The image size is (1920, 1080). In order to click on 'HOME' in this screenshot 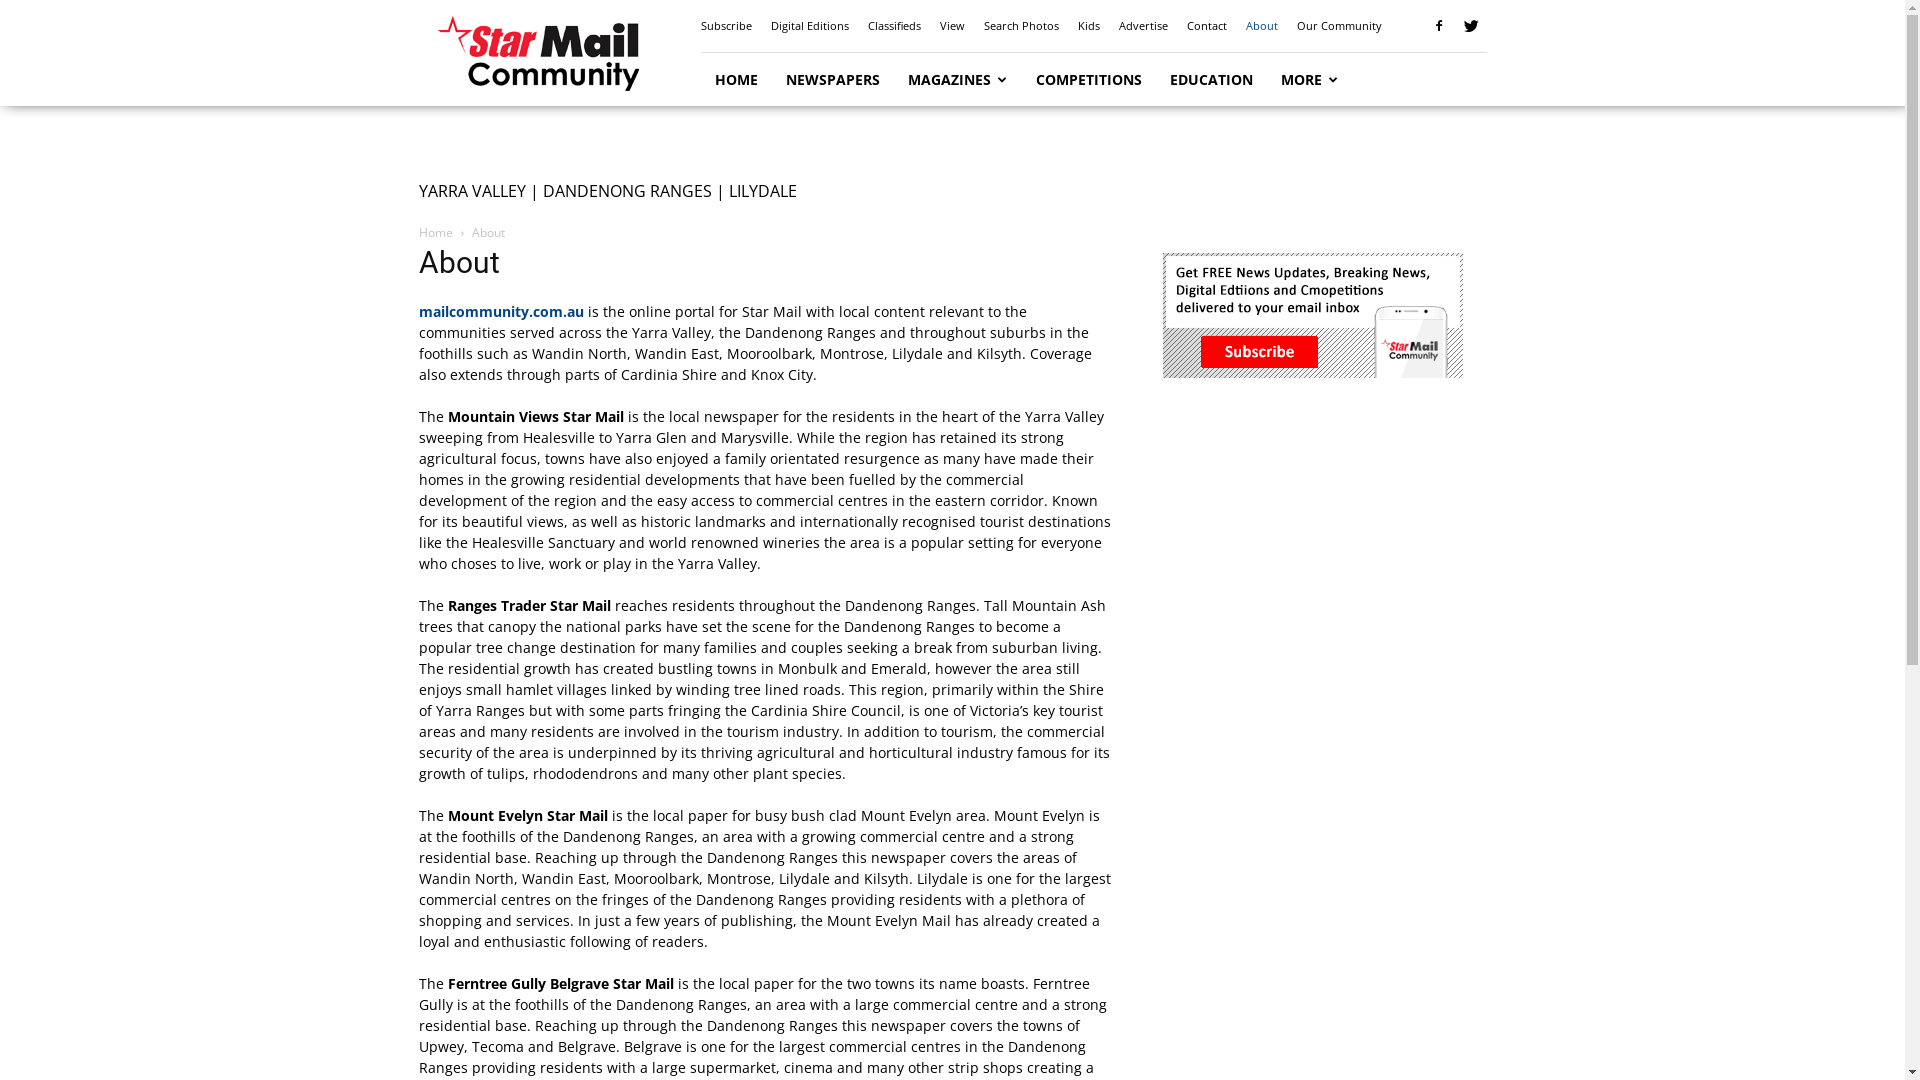, I will do `click(734, 78)`.